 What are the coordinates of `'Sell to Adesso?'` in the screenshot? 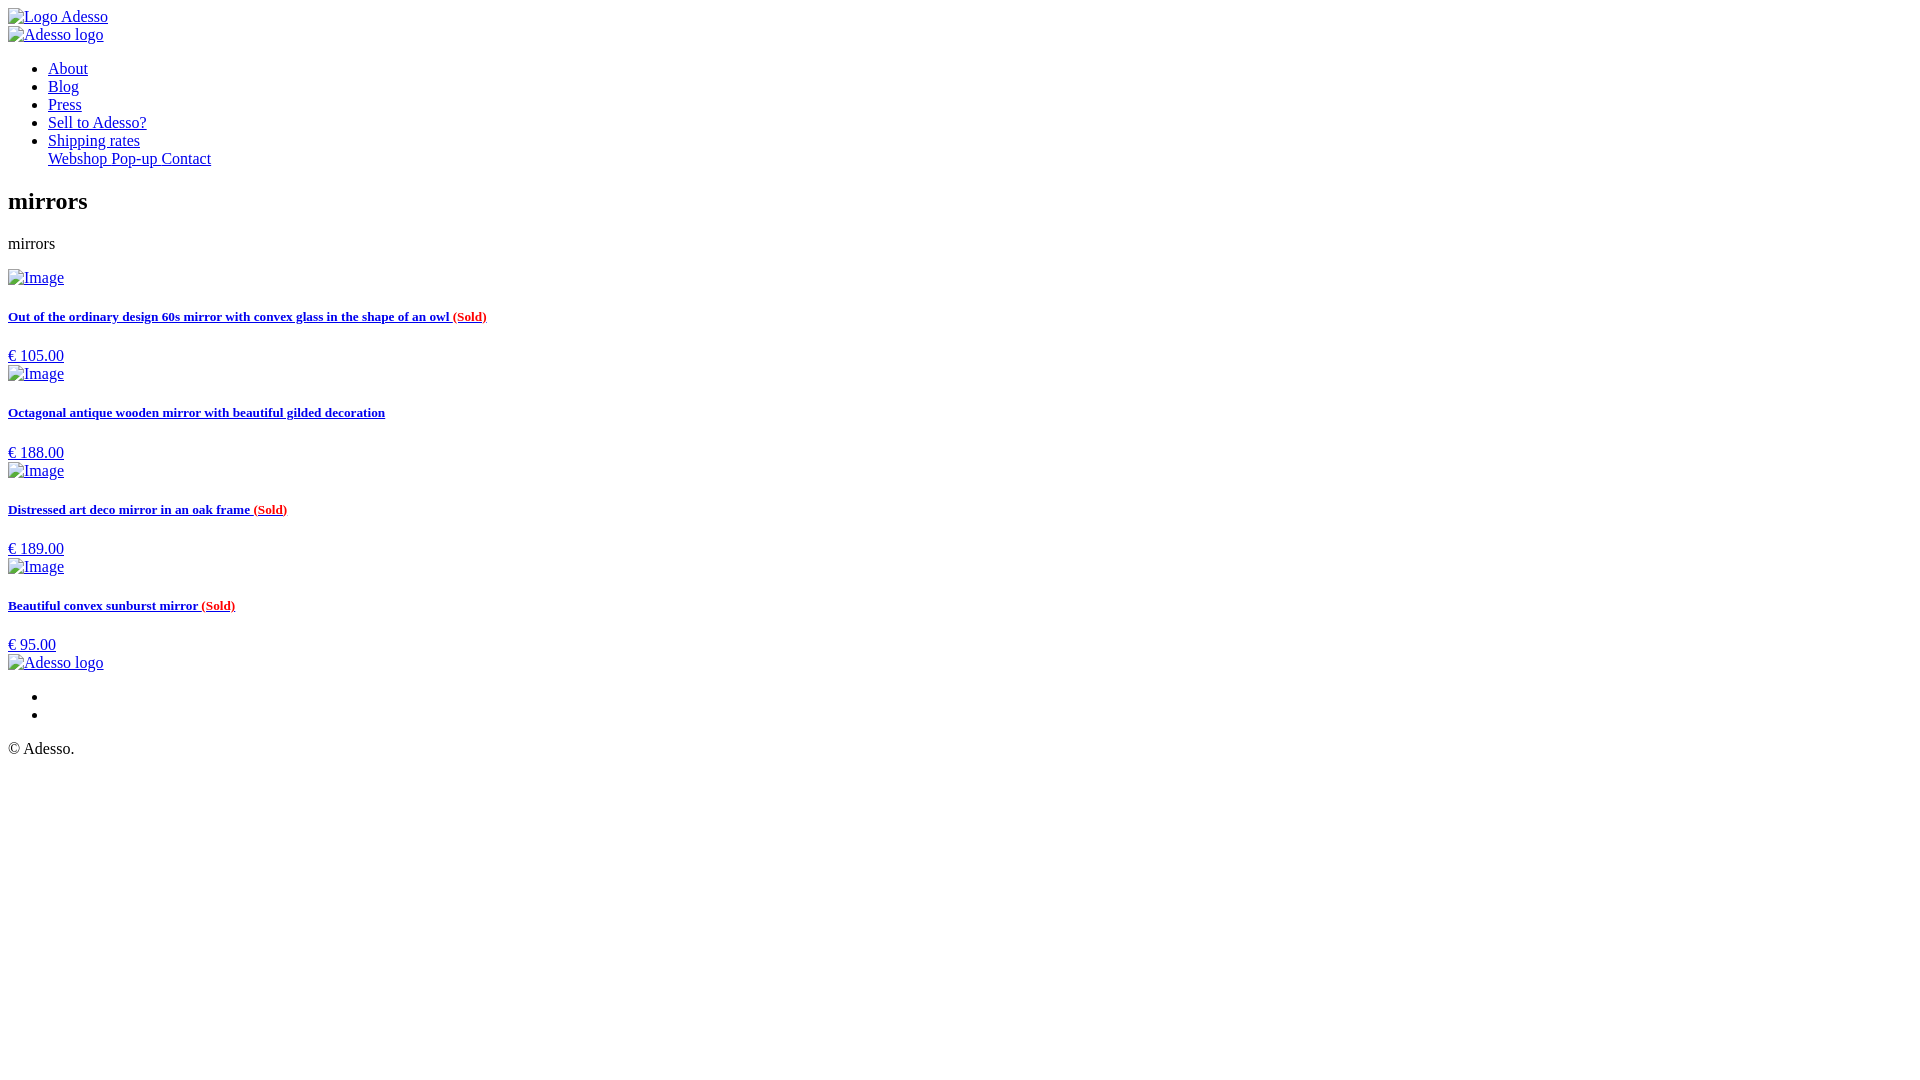 It's located at (96, 122).